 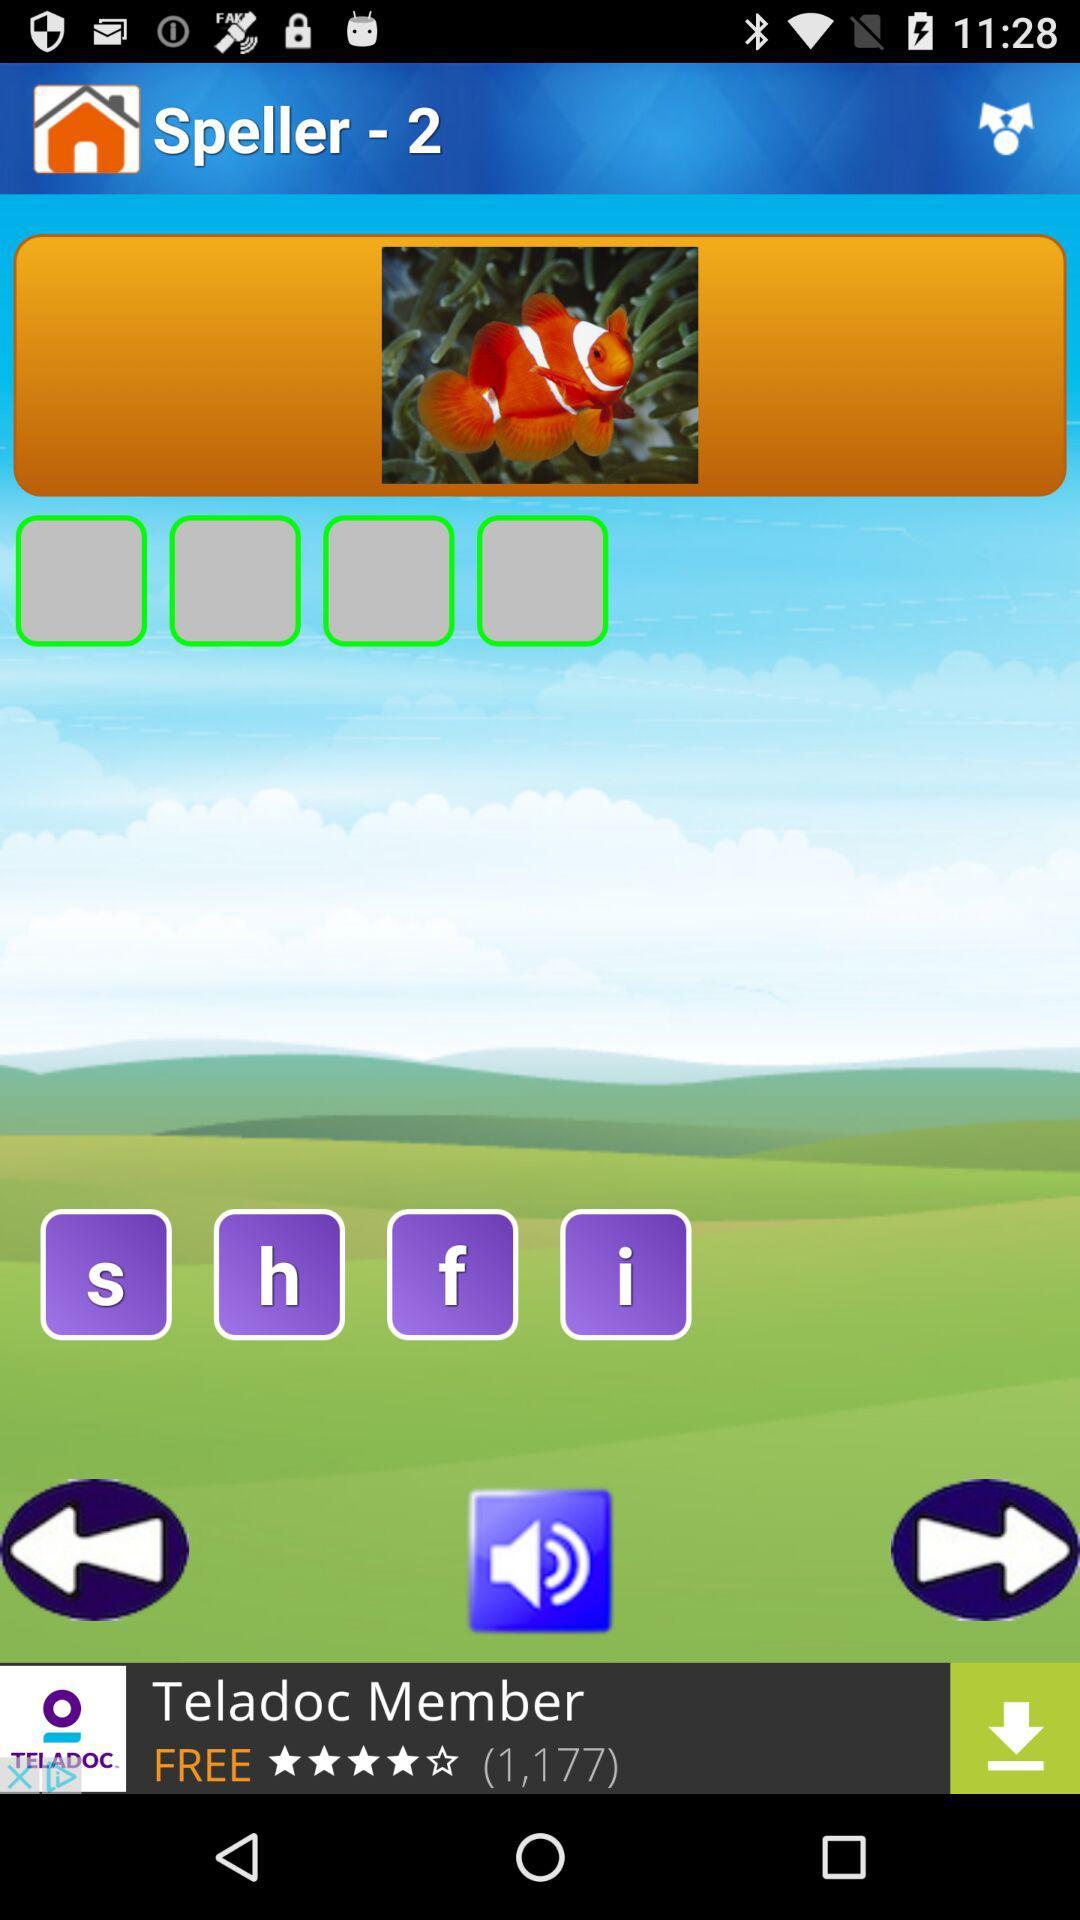 What do you see at coordinates (540, 1727) in the screenshot?
I see `the element is a advertisement for teladoc member` at bounding box center [540, 1727].